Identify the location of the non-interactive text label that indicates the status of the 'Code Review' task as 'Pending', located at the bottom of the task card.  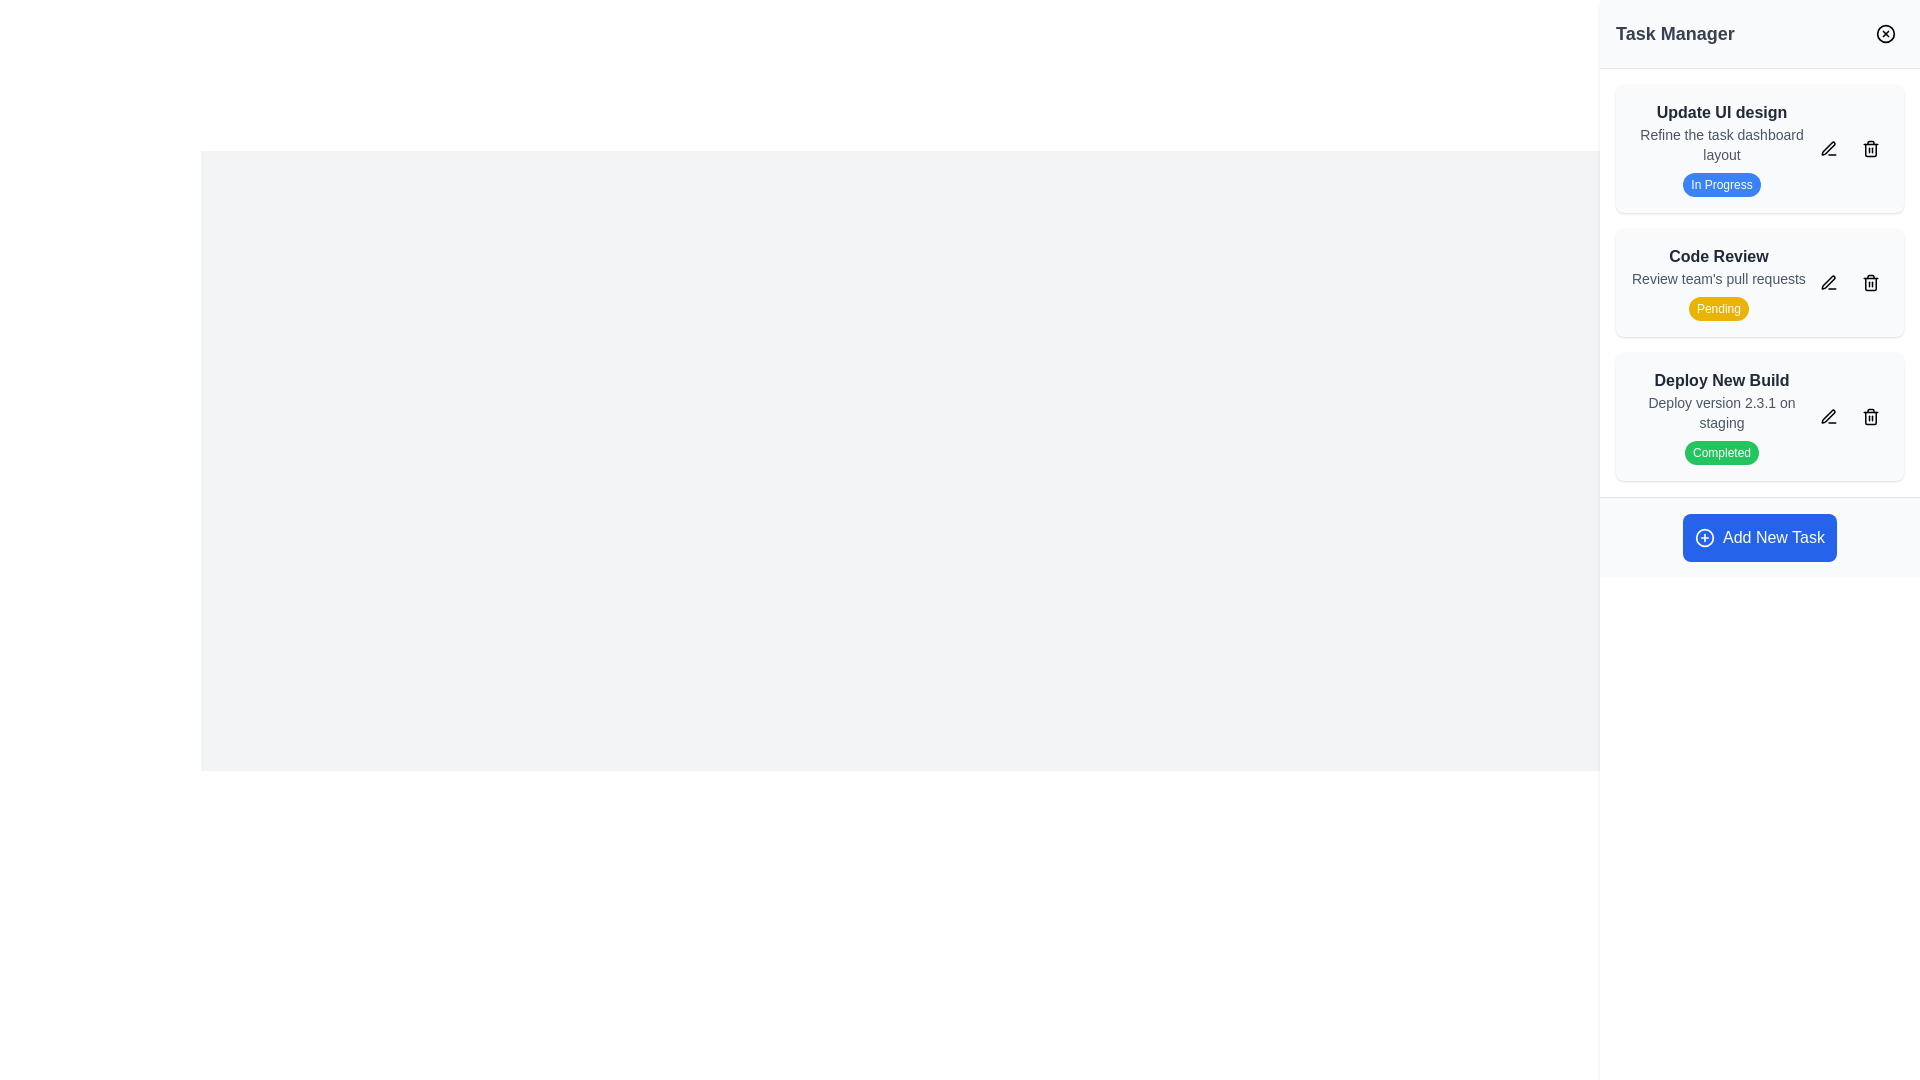
(1717, 308).